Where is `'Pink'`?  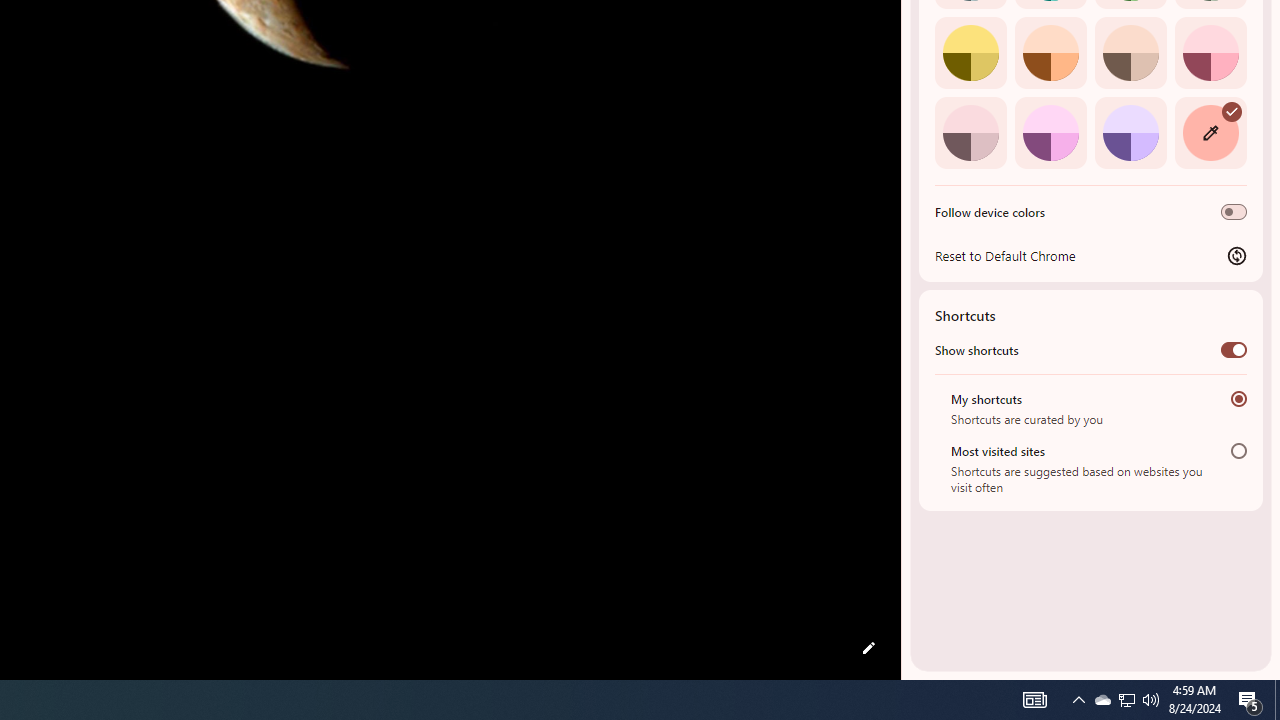 'Pink' is located at coordinates (970, 132).